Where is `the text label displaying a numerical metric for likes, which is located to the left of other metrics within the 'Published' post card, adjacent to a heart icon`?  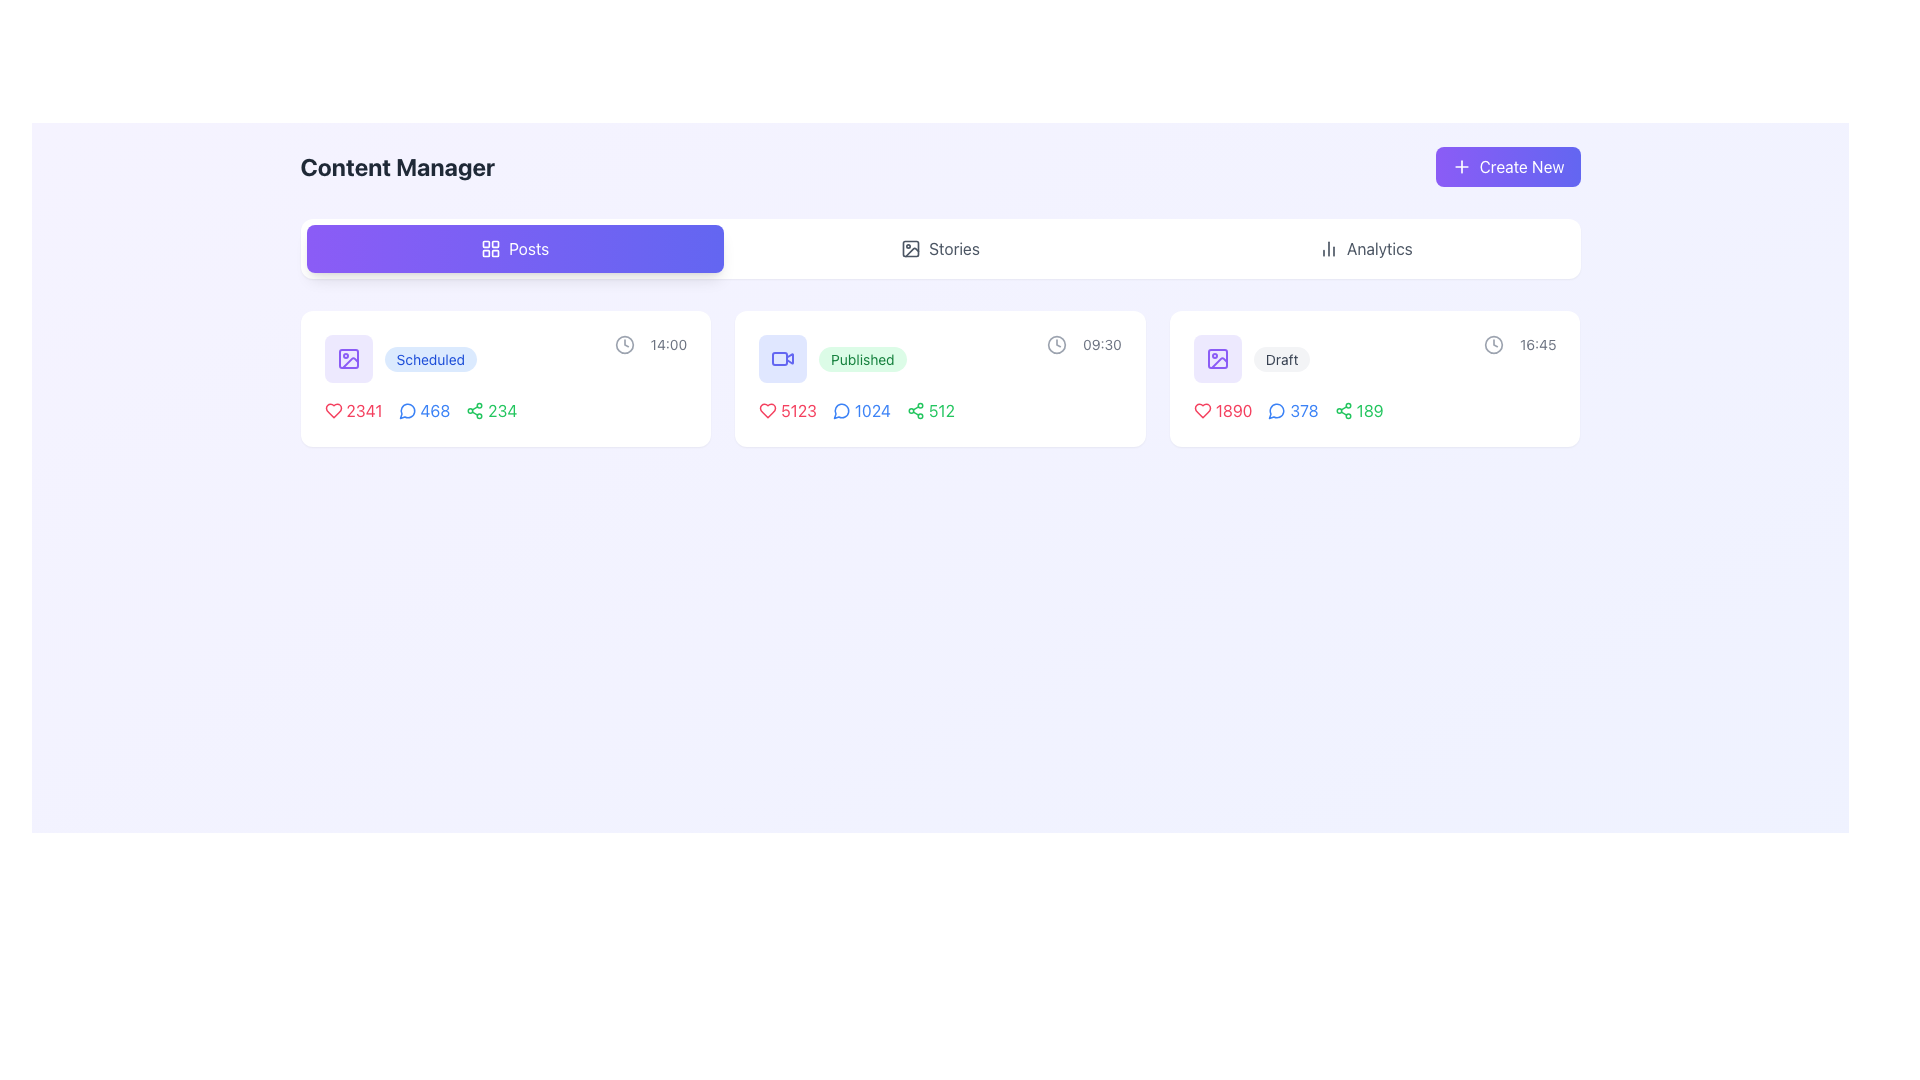 the text label displaying a numerical metric for likes, which is located to the left of other metrics within the 'Published' post card, adjacent to a heart icon is located at coordinates (798, 410).